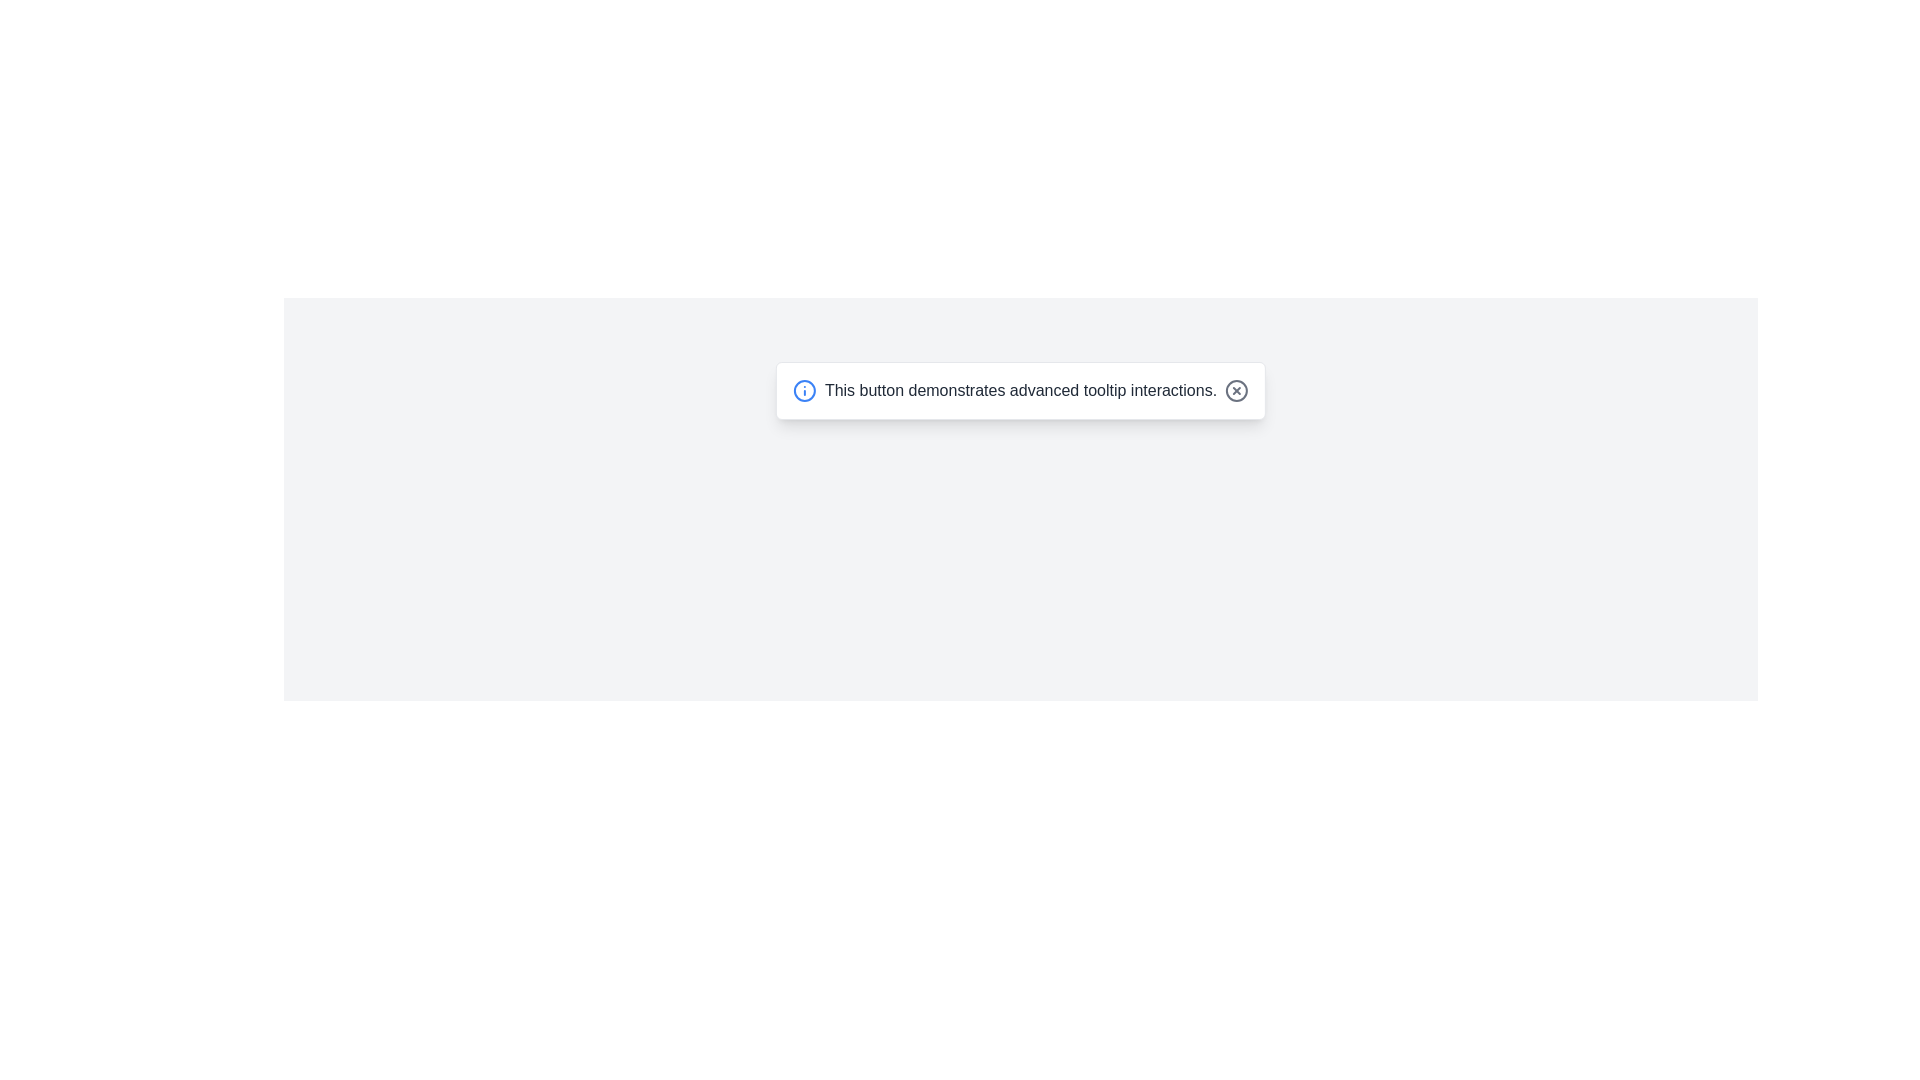  I want to click on text label that displays 'This button demonstrates advanced tooltip interactions.' which is located centrally between a blue information icon on the left and a gray close icon on the right, so click(1021, 390).